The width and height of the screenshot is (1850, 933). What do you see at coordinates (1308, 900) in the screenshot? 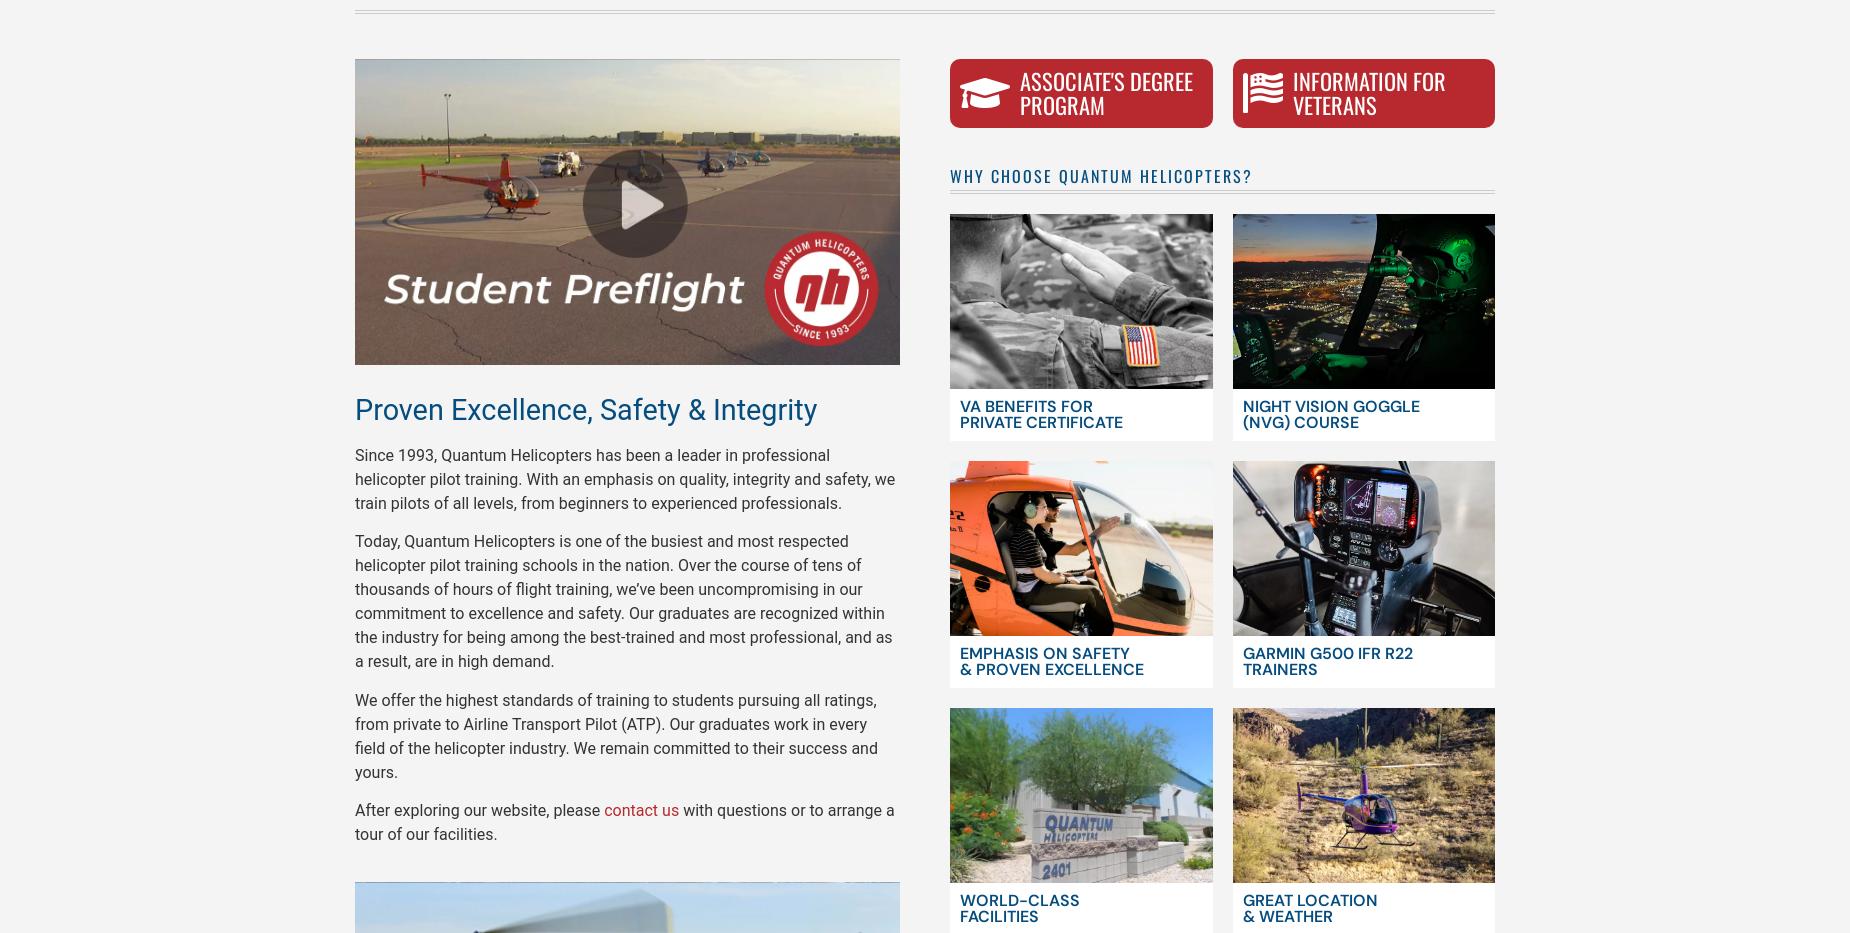
I see `'Great Location'` at bounding box center [1308, 900].